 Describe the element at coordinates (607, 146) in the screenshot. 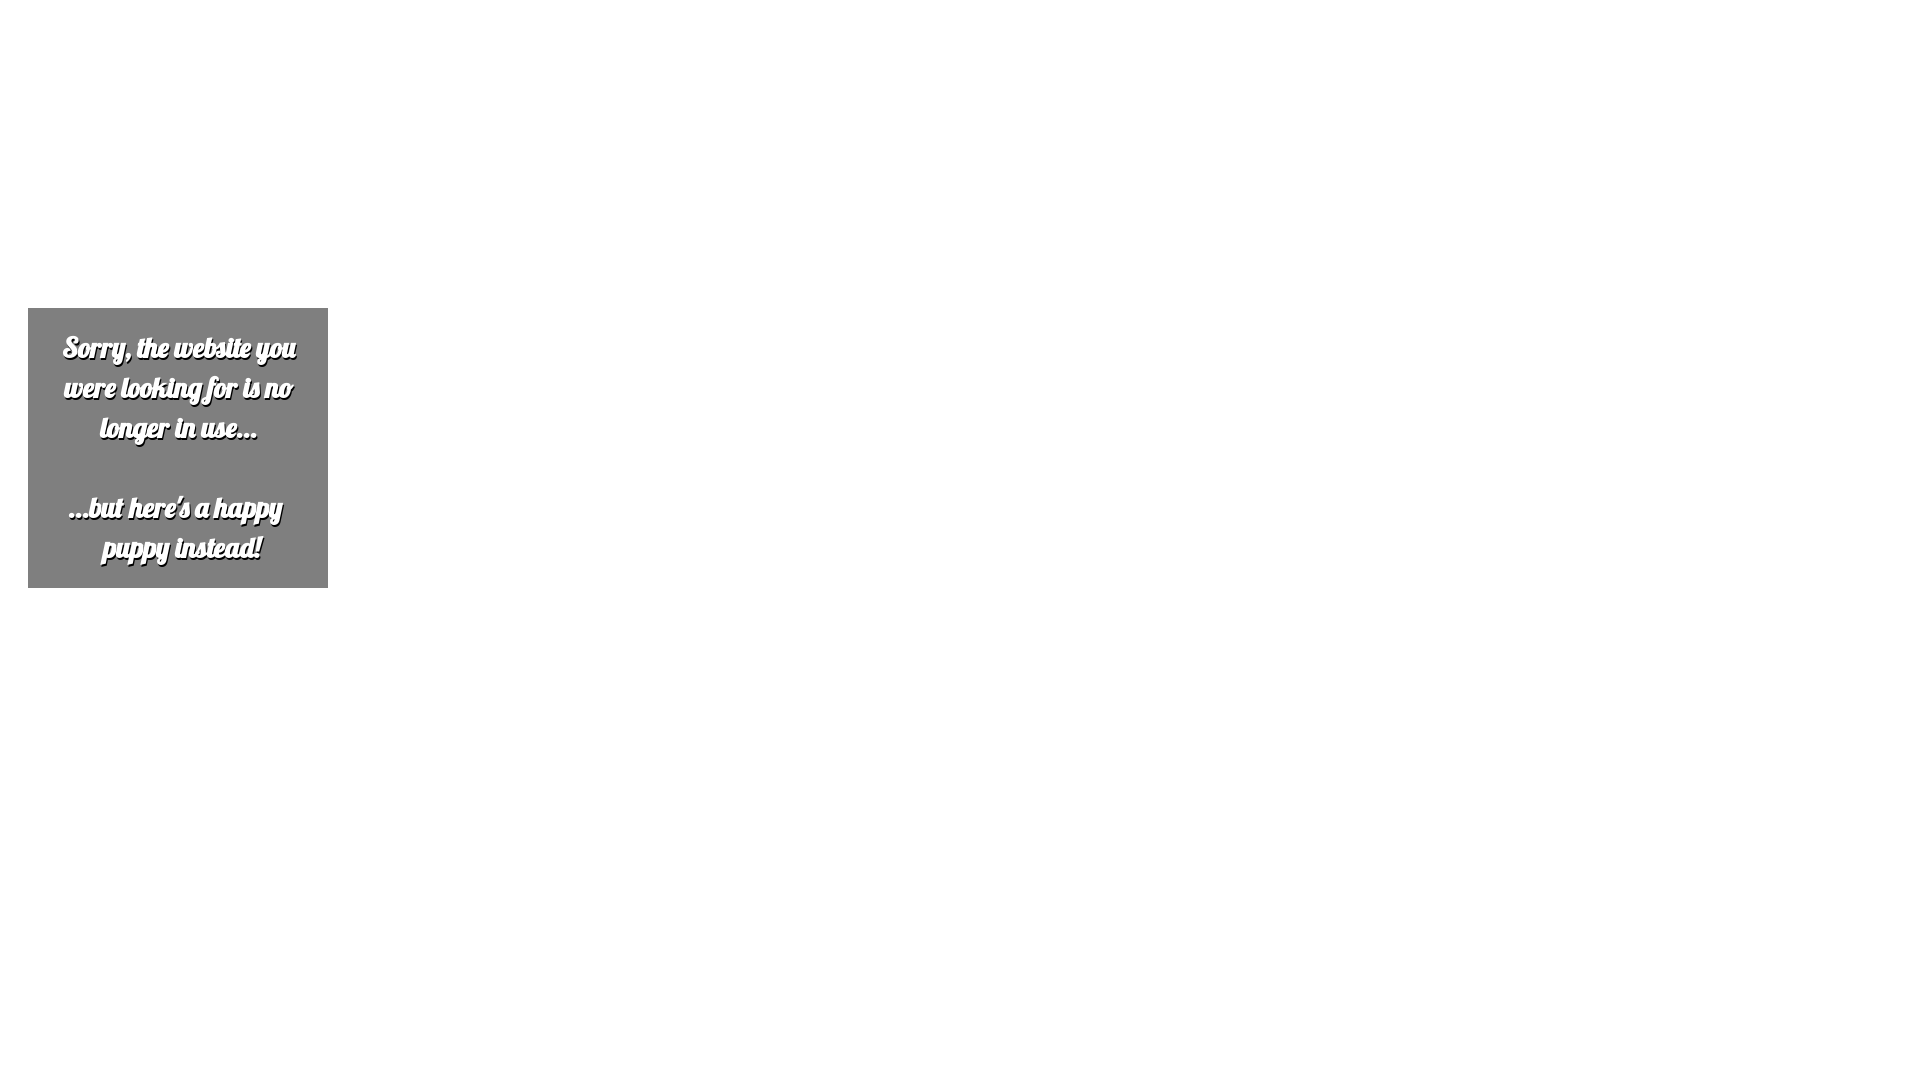

I see `'Advertisement'` at that location.